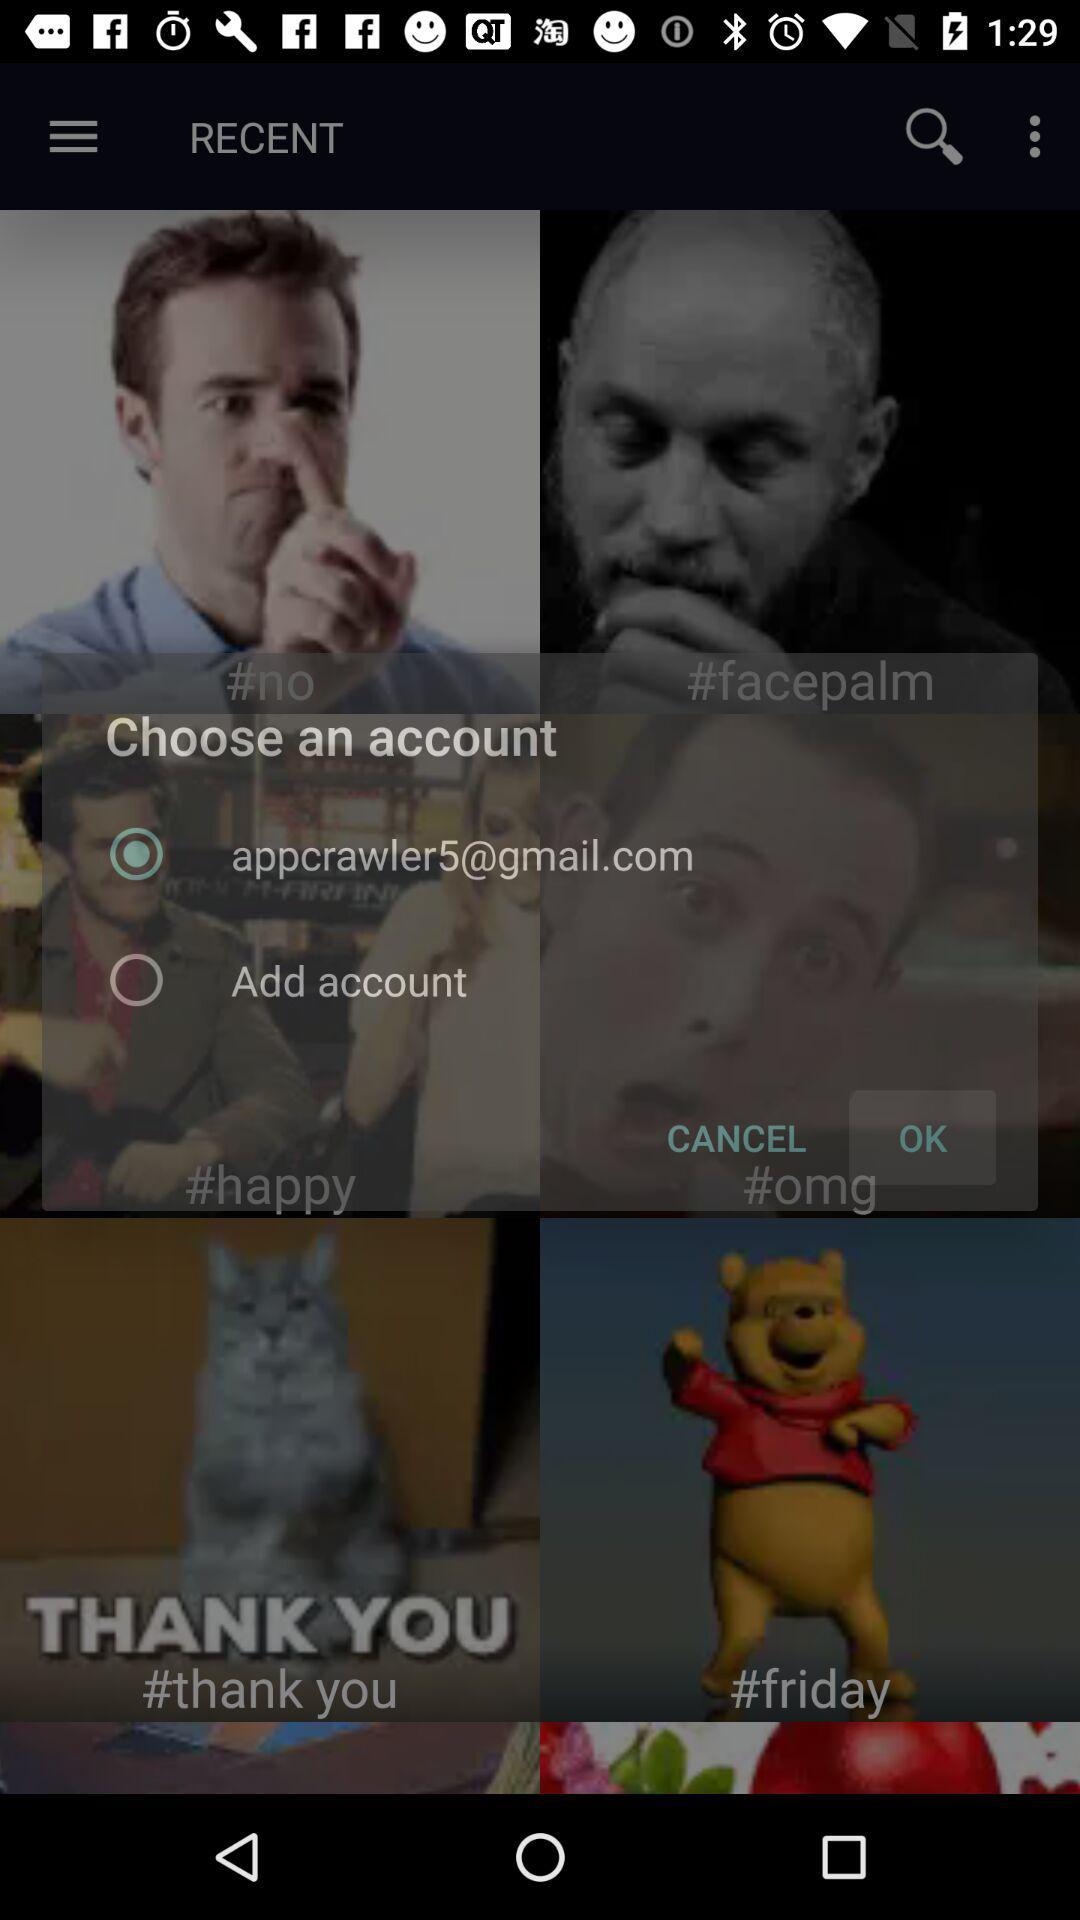  What do you see at coordinates (810, 965) in the screenshot?
I see `image` at bounding box center [810, 965].